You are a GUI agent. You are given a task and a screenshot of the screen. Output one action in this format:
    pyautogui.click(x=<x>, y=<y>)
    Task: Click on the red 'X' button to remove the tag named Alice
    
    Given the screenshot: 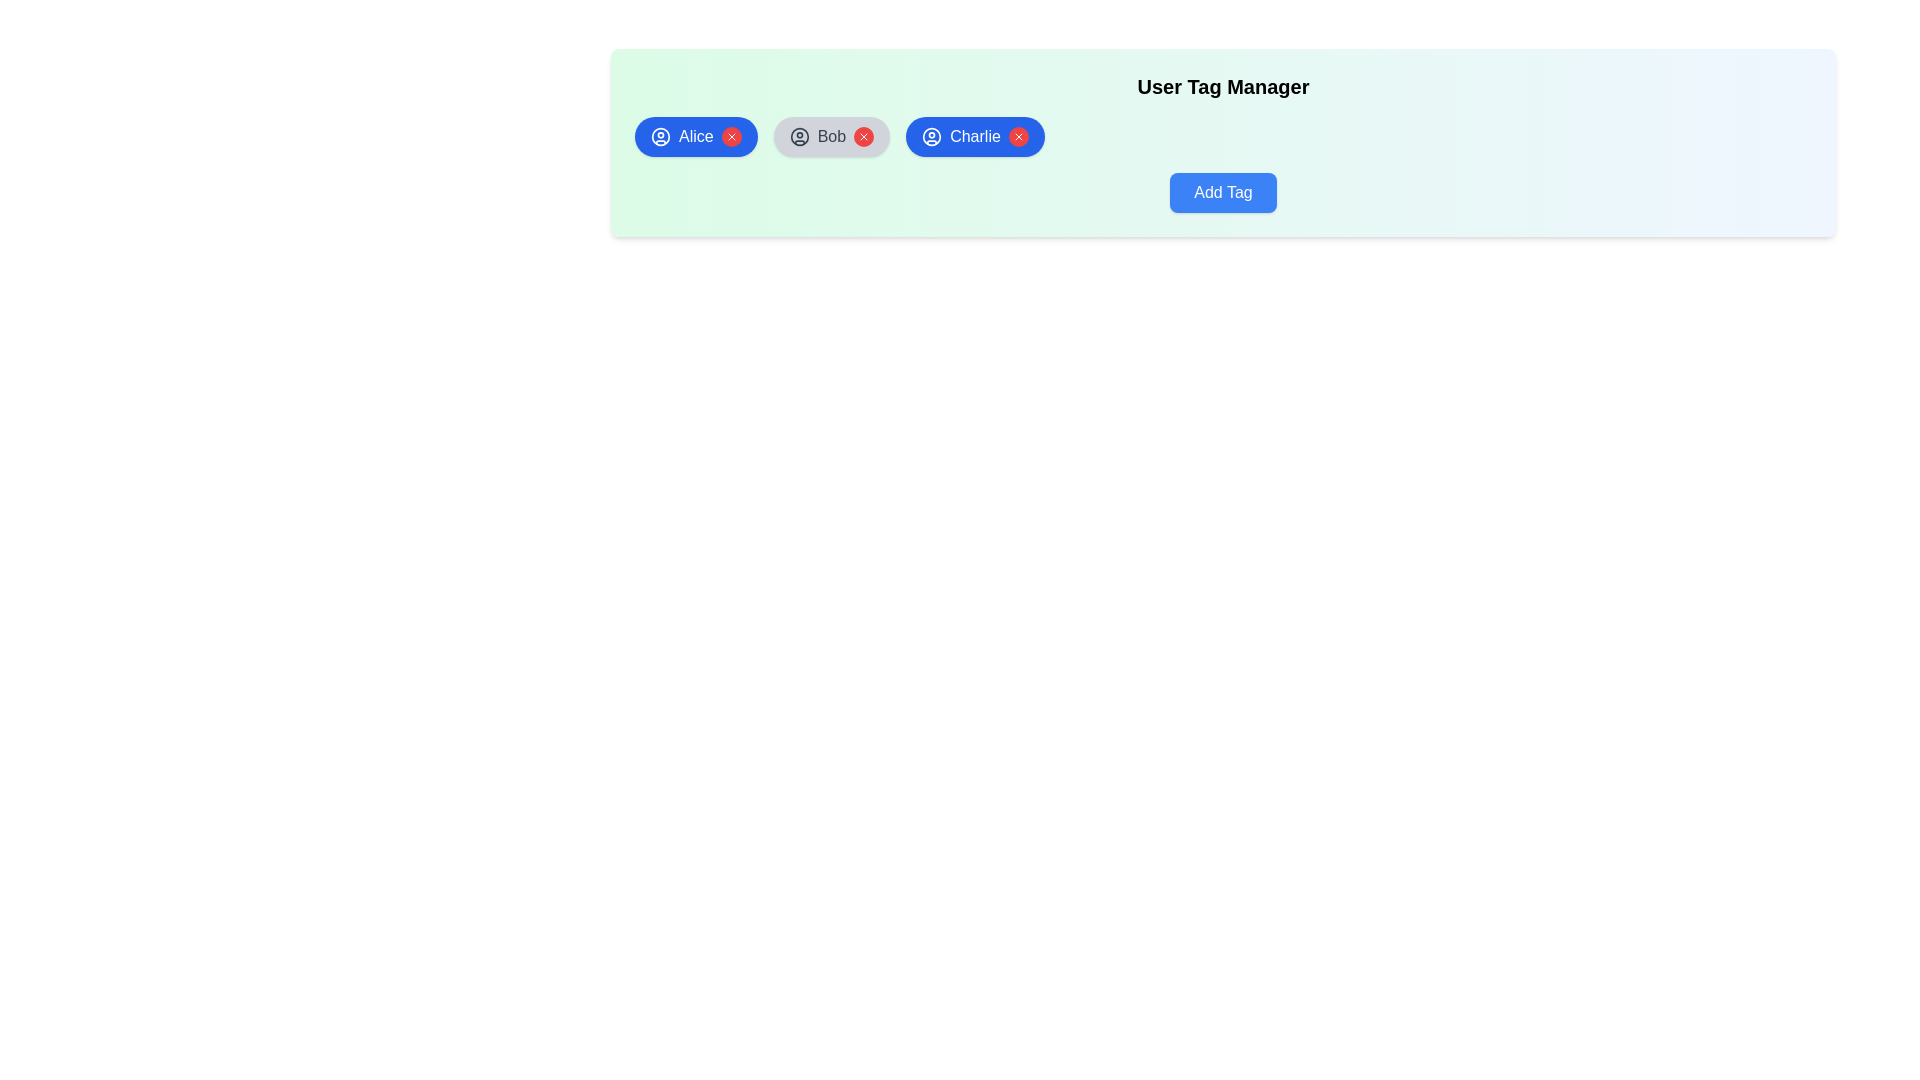 What is the action you would take?
    pyautogui.click(x=730, y=136)
    